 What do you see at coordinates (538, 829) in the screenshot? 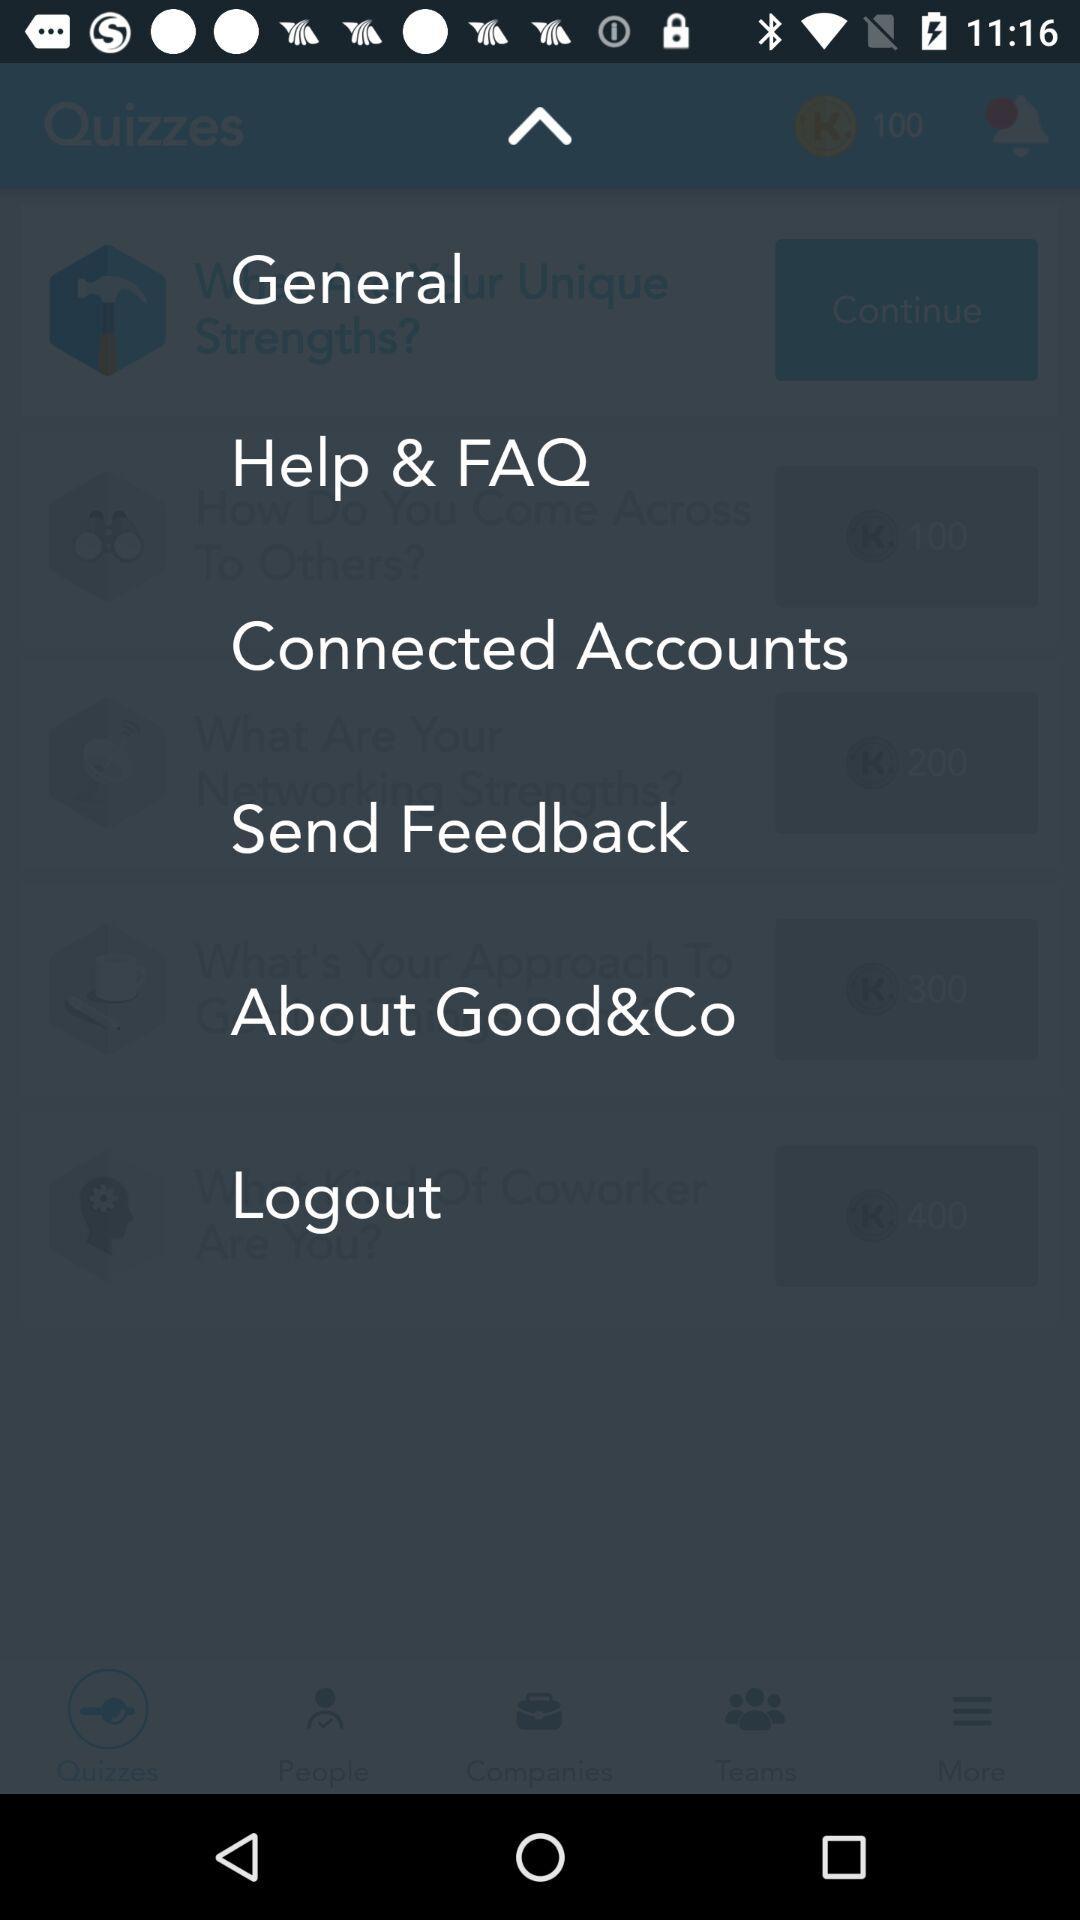
I see `the send feedback item` at bounding box center [538, 829].